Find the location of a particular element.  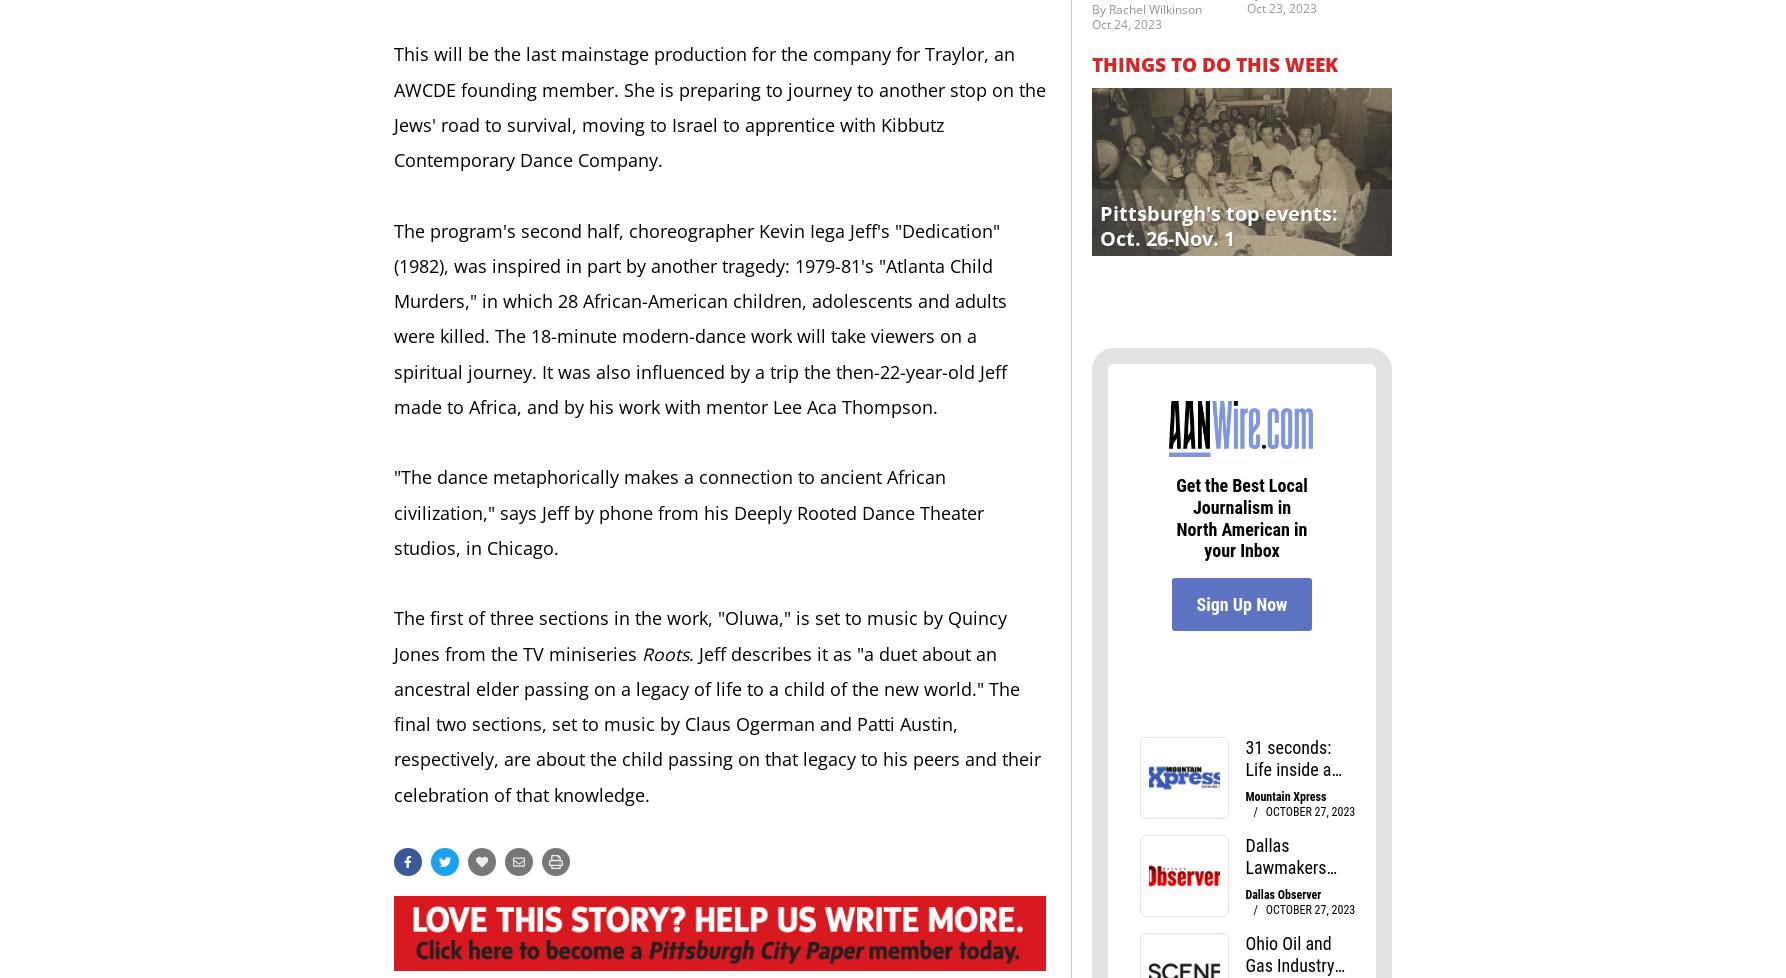

'Roots' is located at coordinates (665, 653).